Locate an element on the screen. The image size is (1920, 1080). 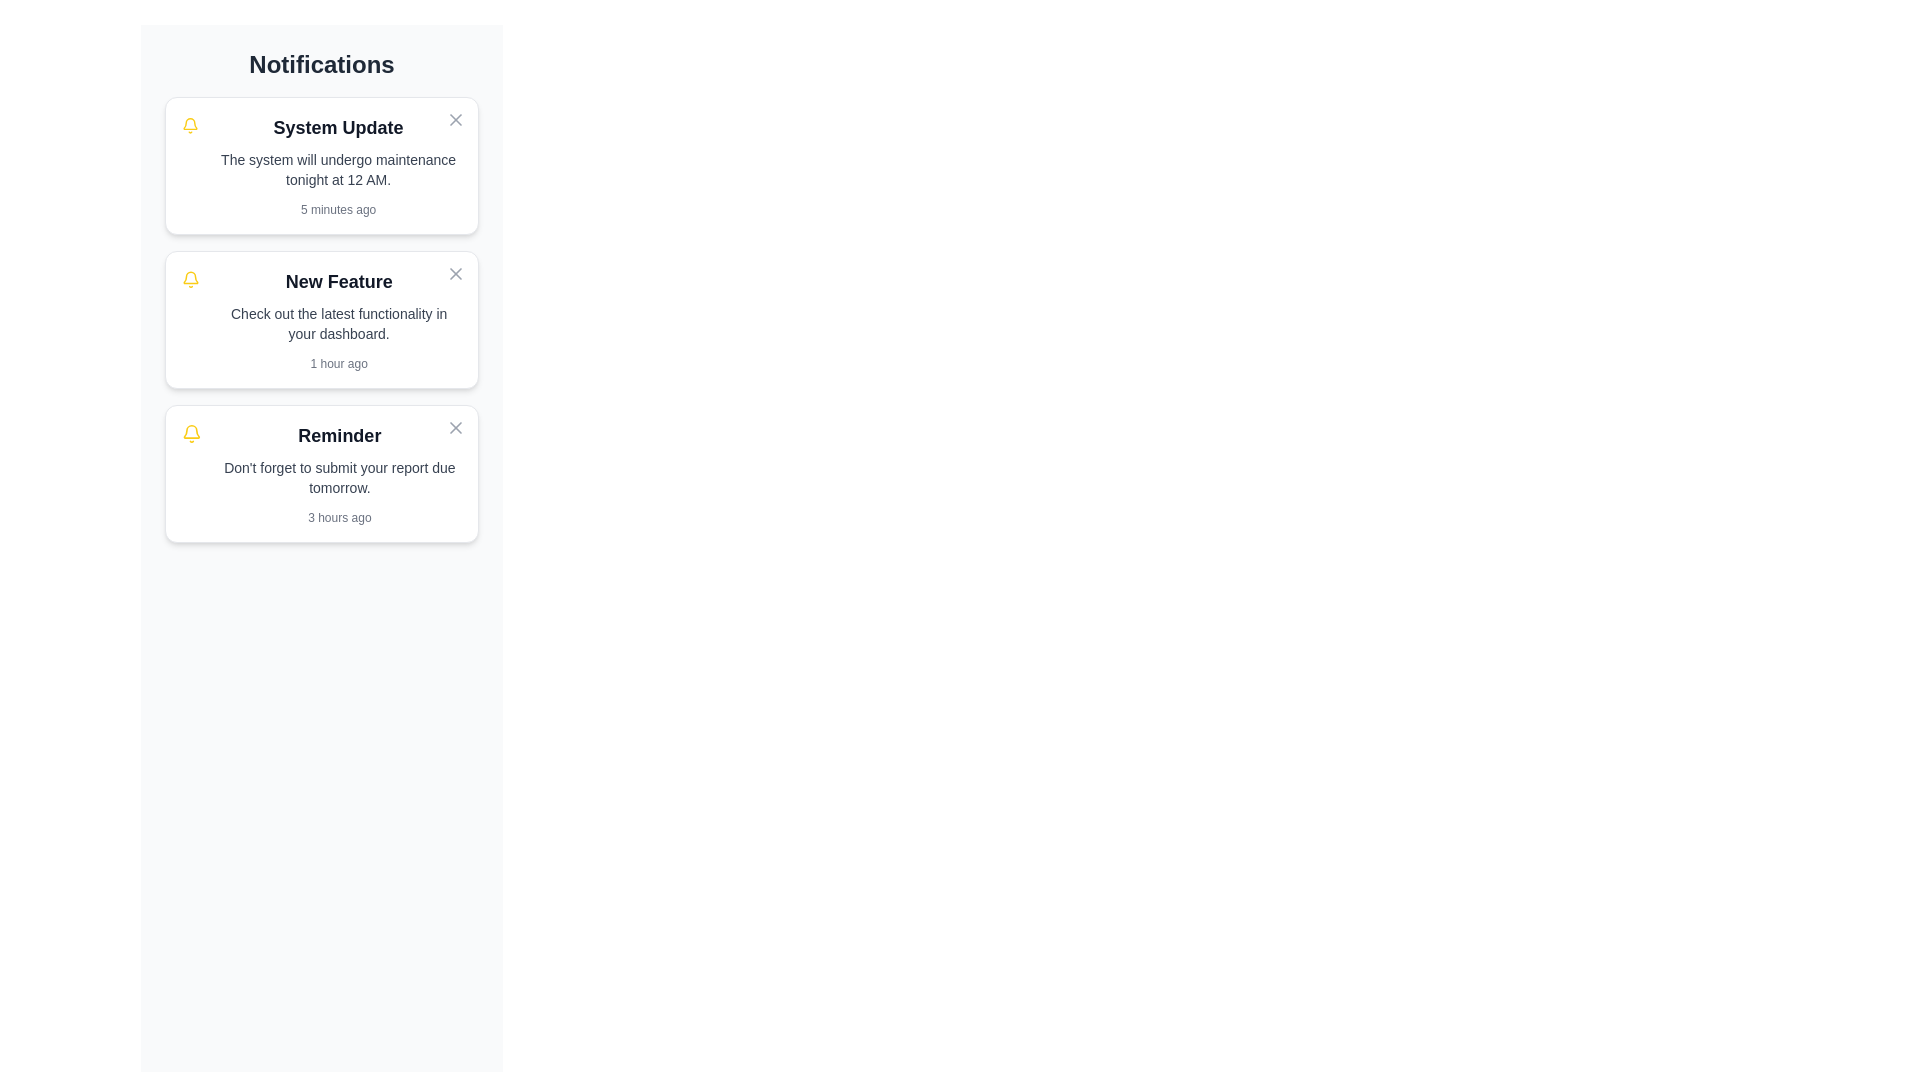
the close button located at the top-right corner of the 'Reminder' notification box is located at coordinates (455, 427).